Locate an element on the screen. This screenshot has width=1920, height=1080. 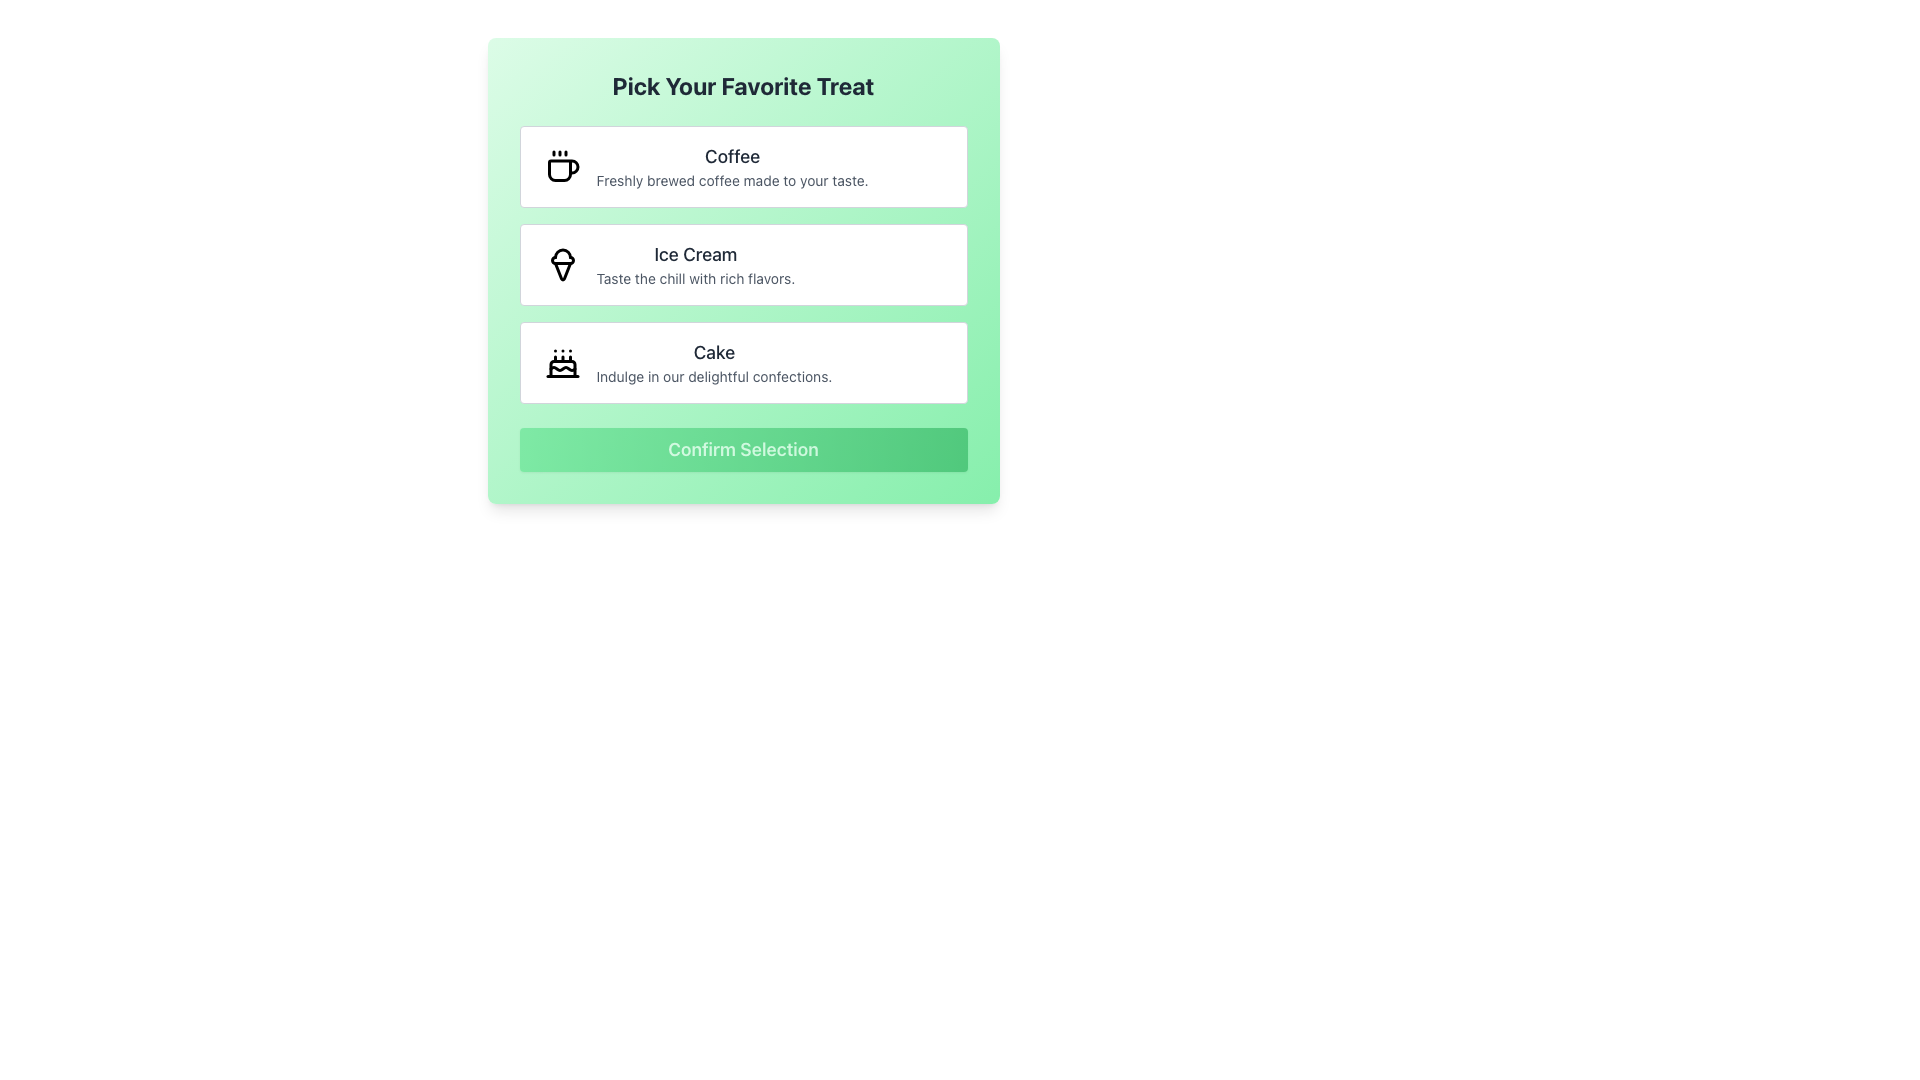
the curved line forming the top part of the ice cream illustration in the 'Ice Cream' option, located in the second card of the options list is located at coordinates (561, 252).